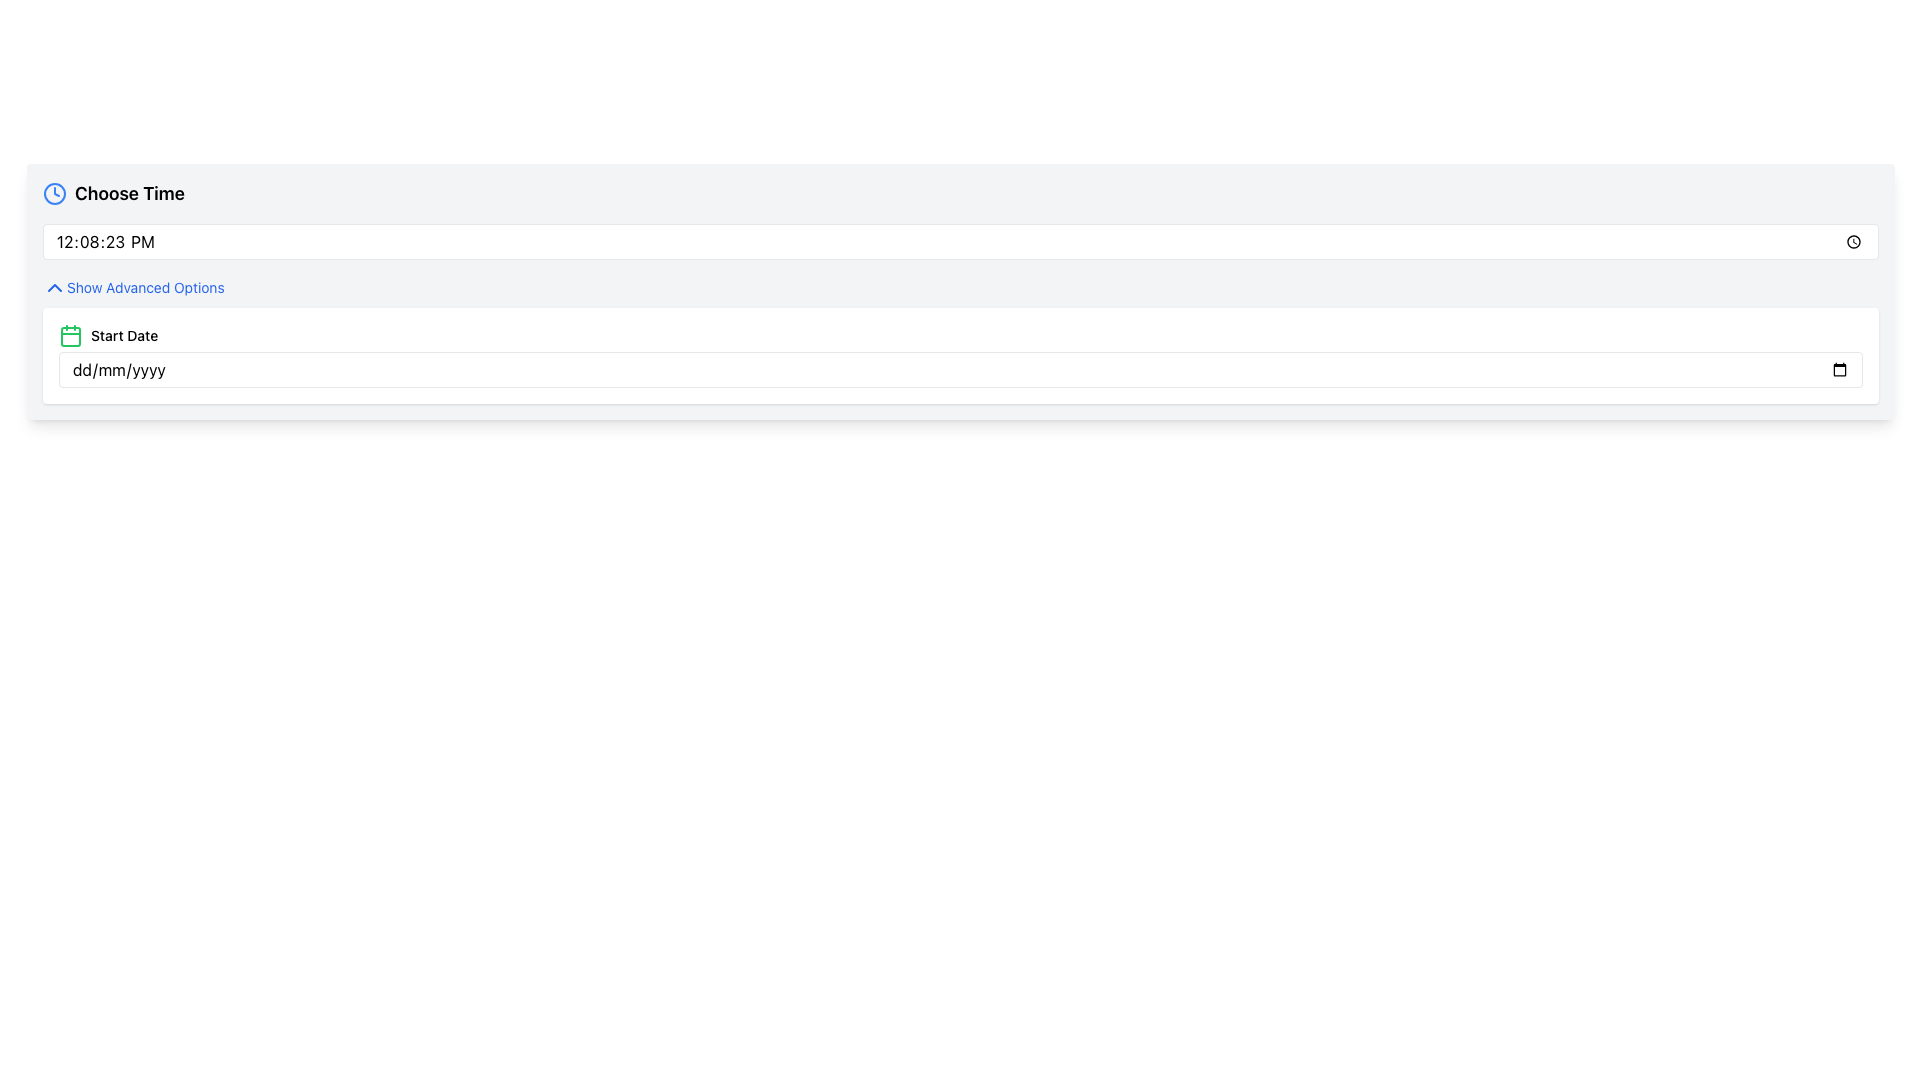 Image resolution: width=1920 pixels, height=1080 pixels. I want to click on the calendar icon with a green outline and white background located to the left of the 'Start Date' label, so click(71, 334).